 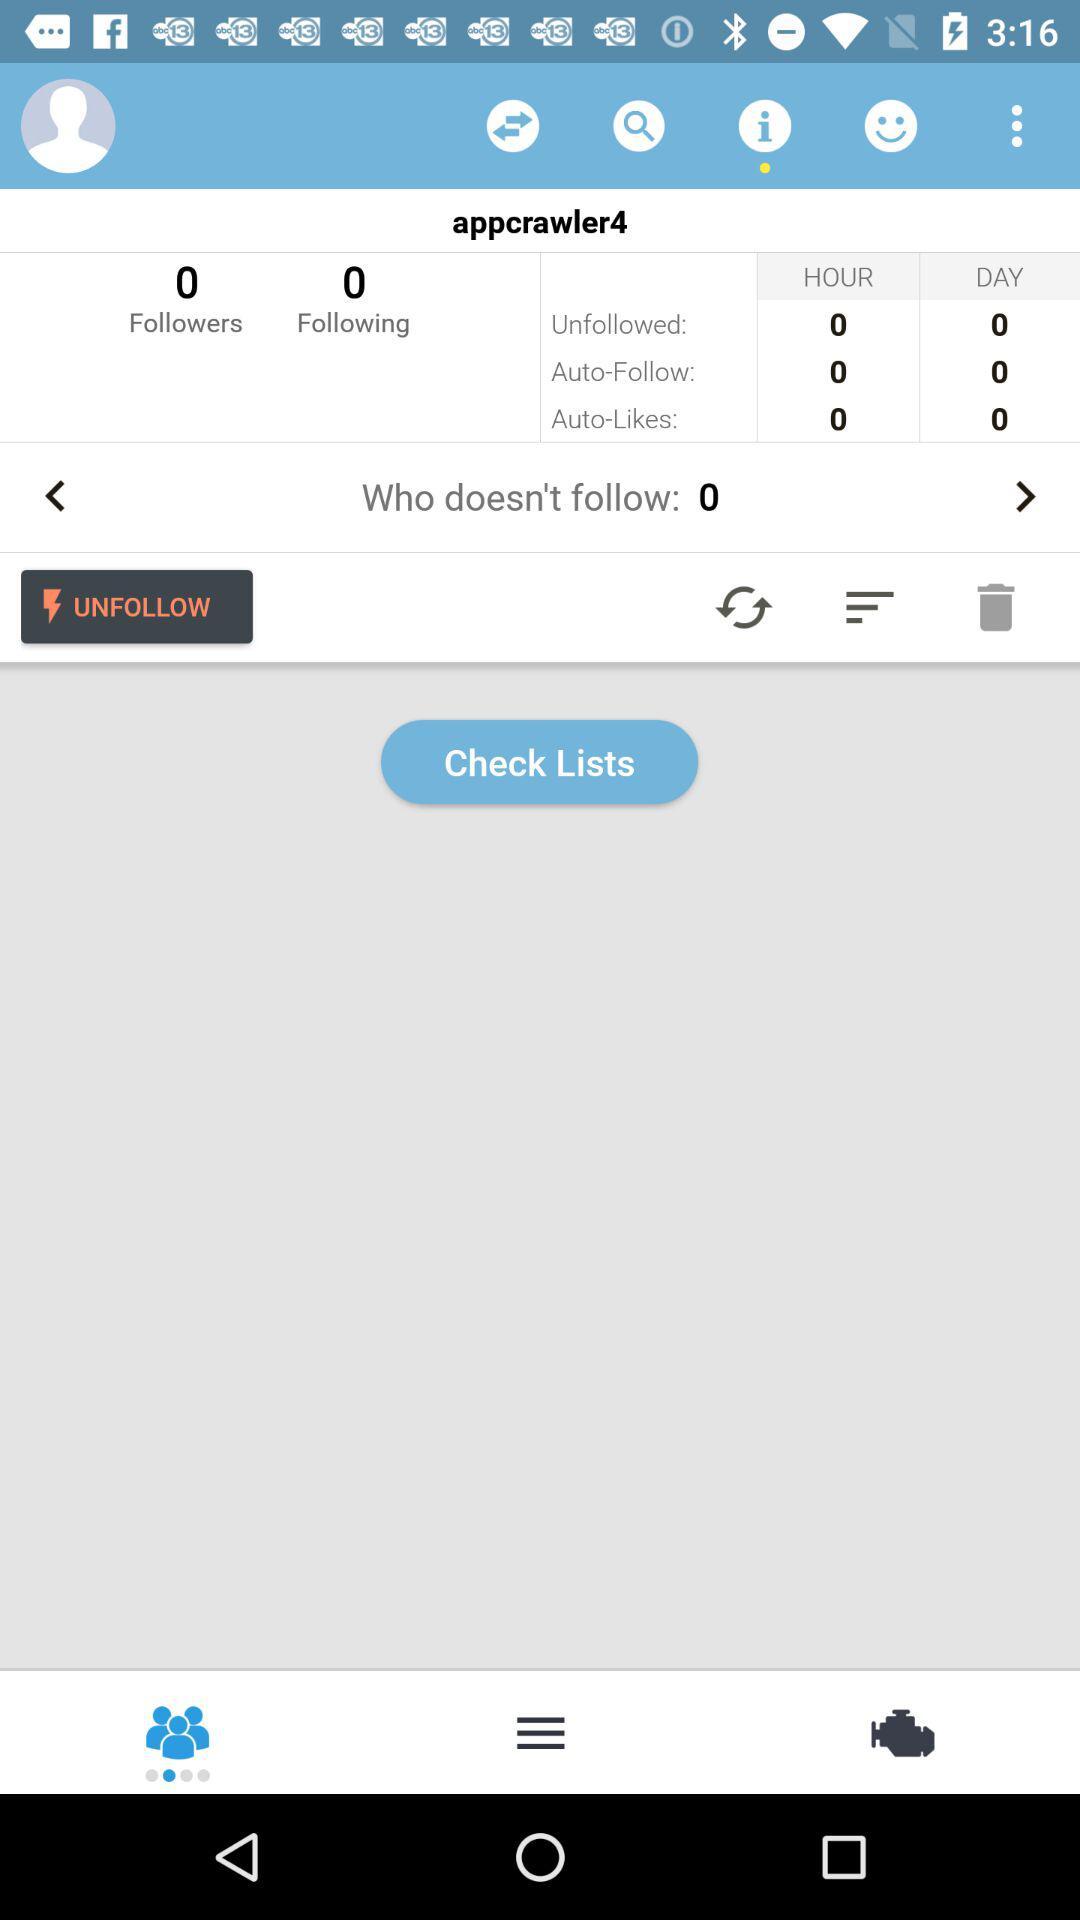 I want to click on to search, so click(x=639, y=124).